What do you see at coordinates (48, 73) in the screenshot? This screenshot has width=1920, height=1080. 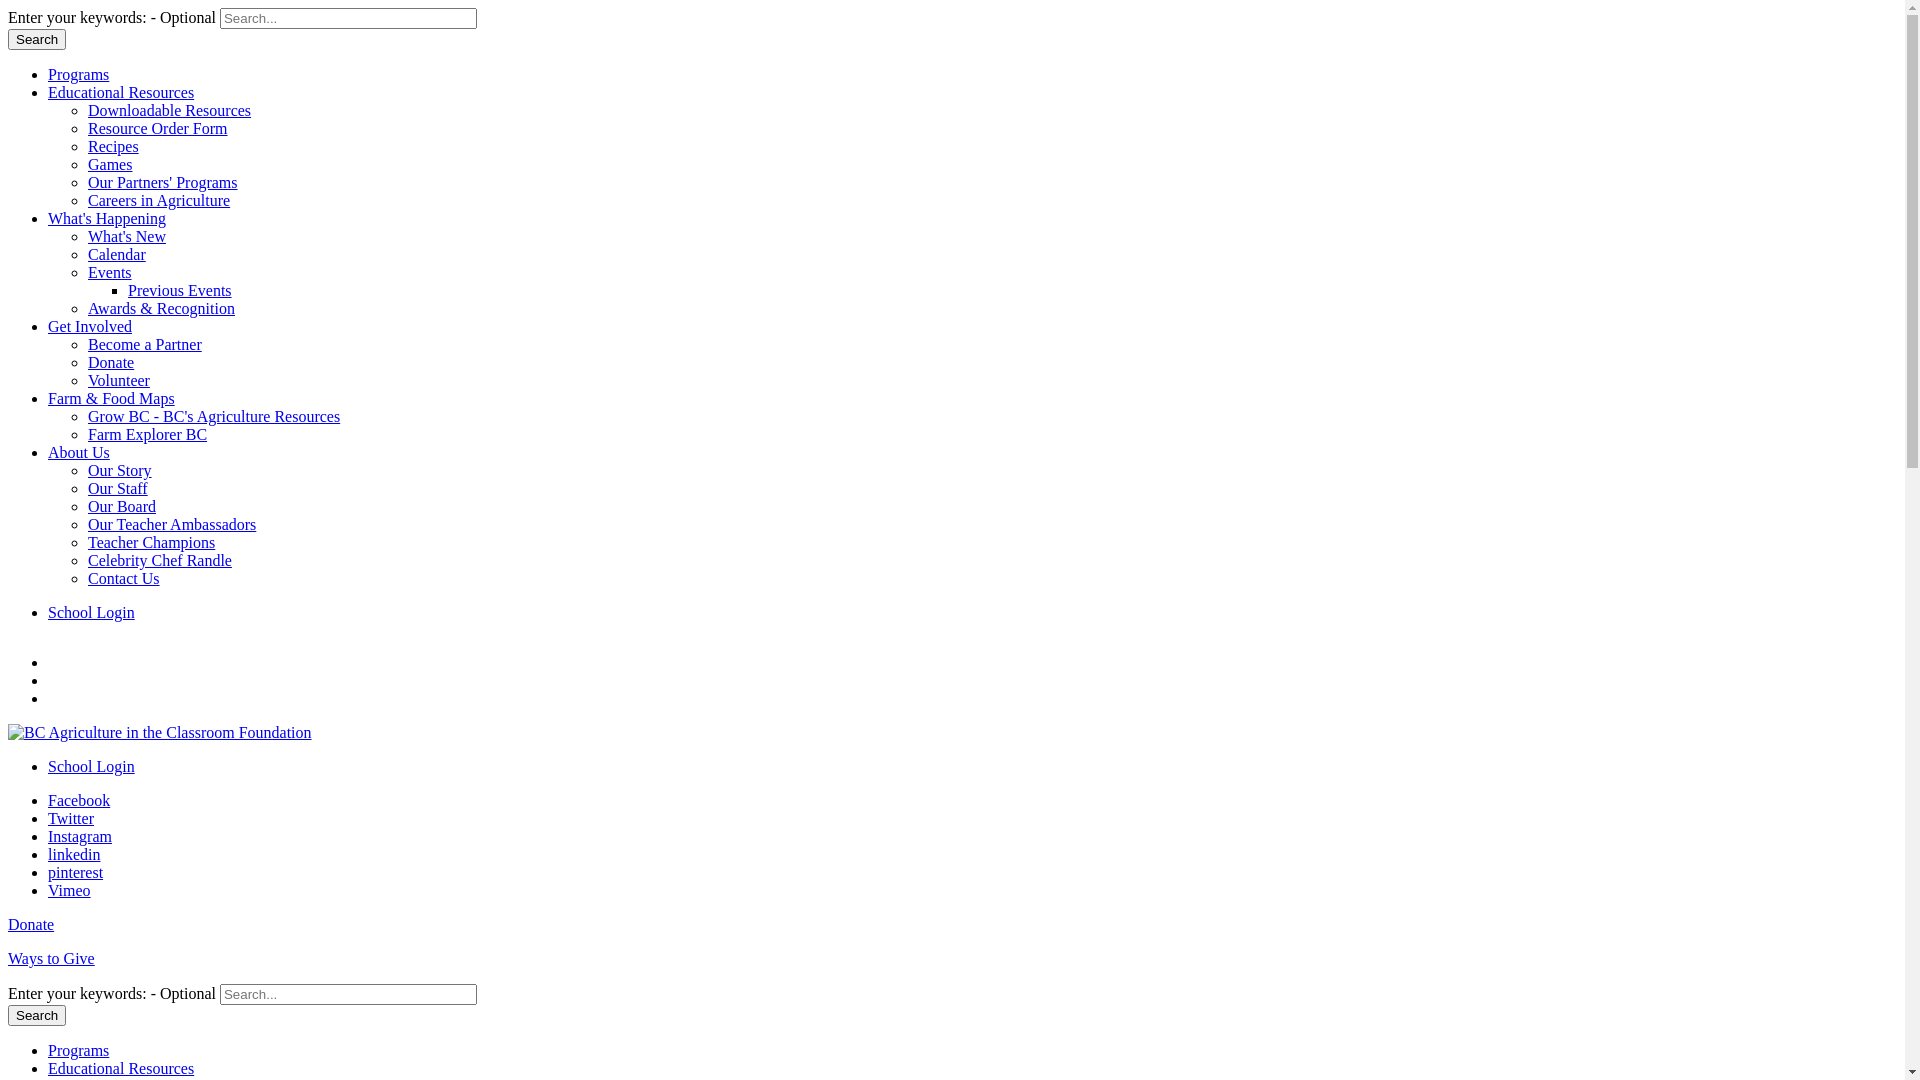 I see `'Programs'` at bounding box center [48, 73].